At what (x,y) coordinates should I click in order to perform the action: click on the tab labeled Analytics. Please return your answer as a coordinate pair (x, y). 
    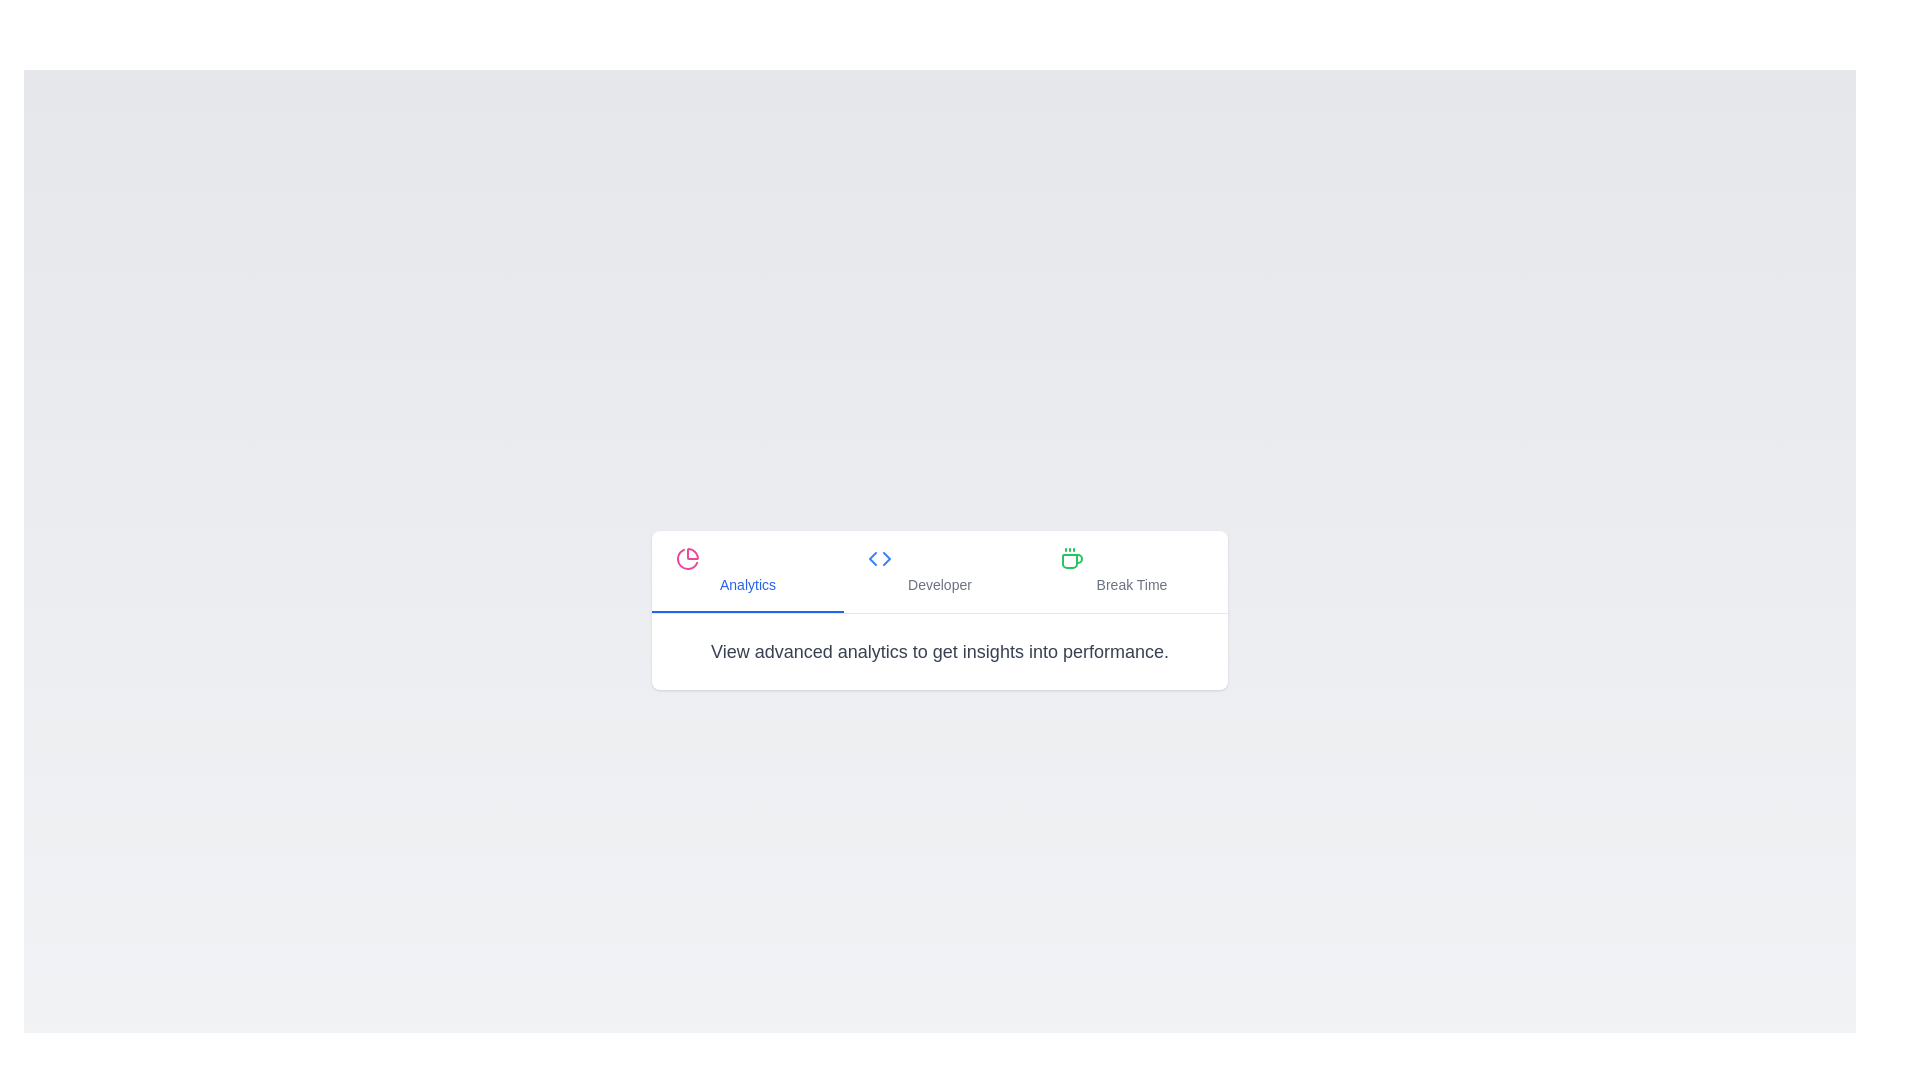
    Looking at the image, I should click on (747, 571).